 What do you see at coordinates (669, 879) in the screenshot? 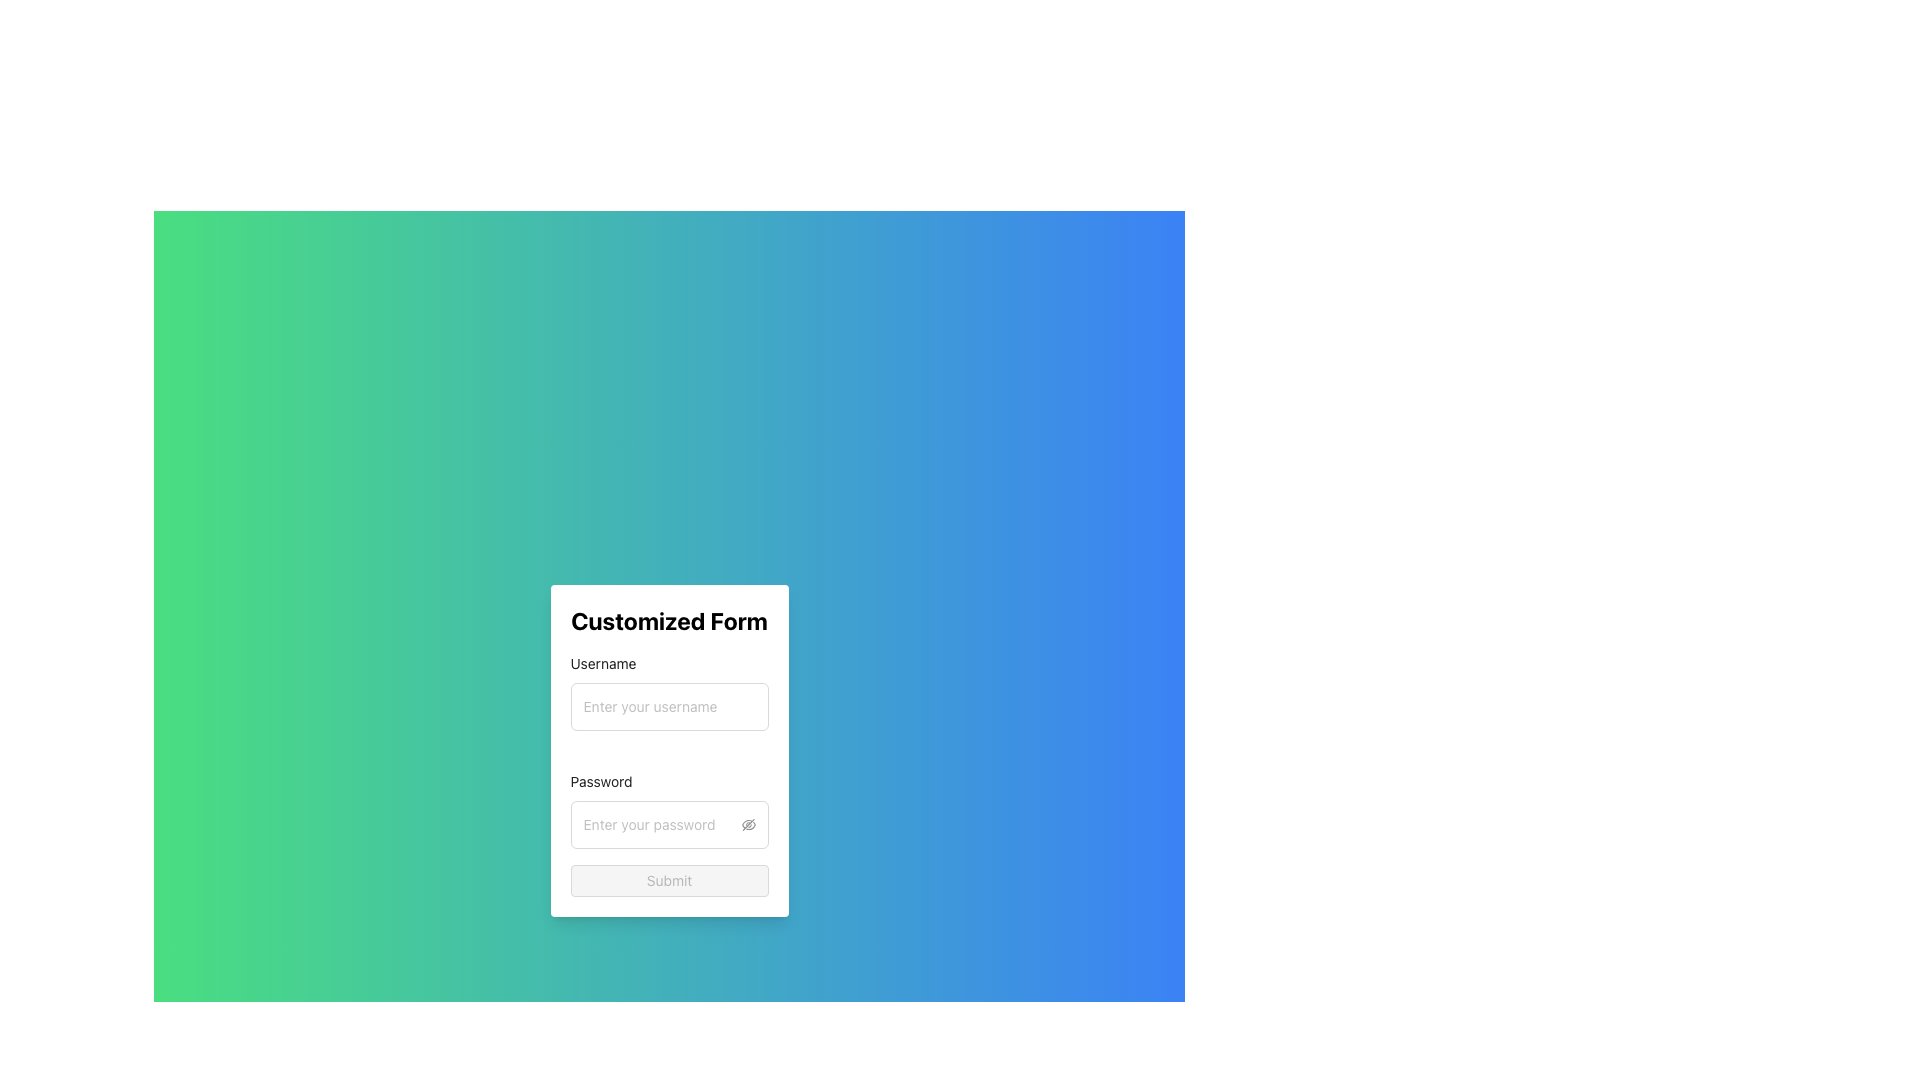
I see `the 'Submit' button with a blue background and white text located at the bottom of the form` at bounding box center [669, 879].